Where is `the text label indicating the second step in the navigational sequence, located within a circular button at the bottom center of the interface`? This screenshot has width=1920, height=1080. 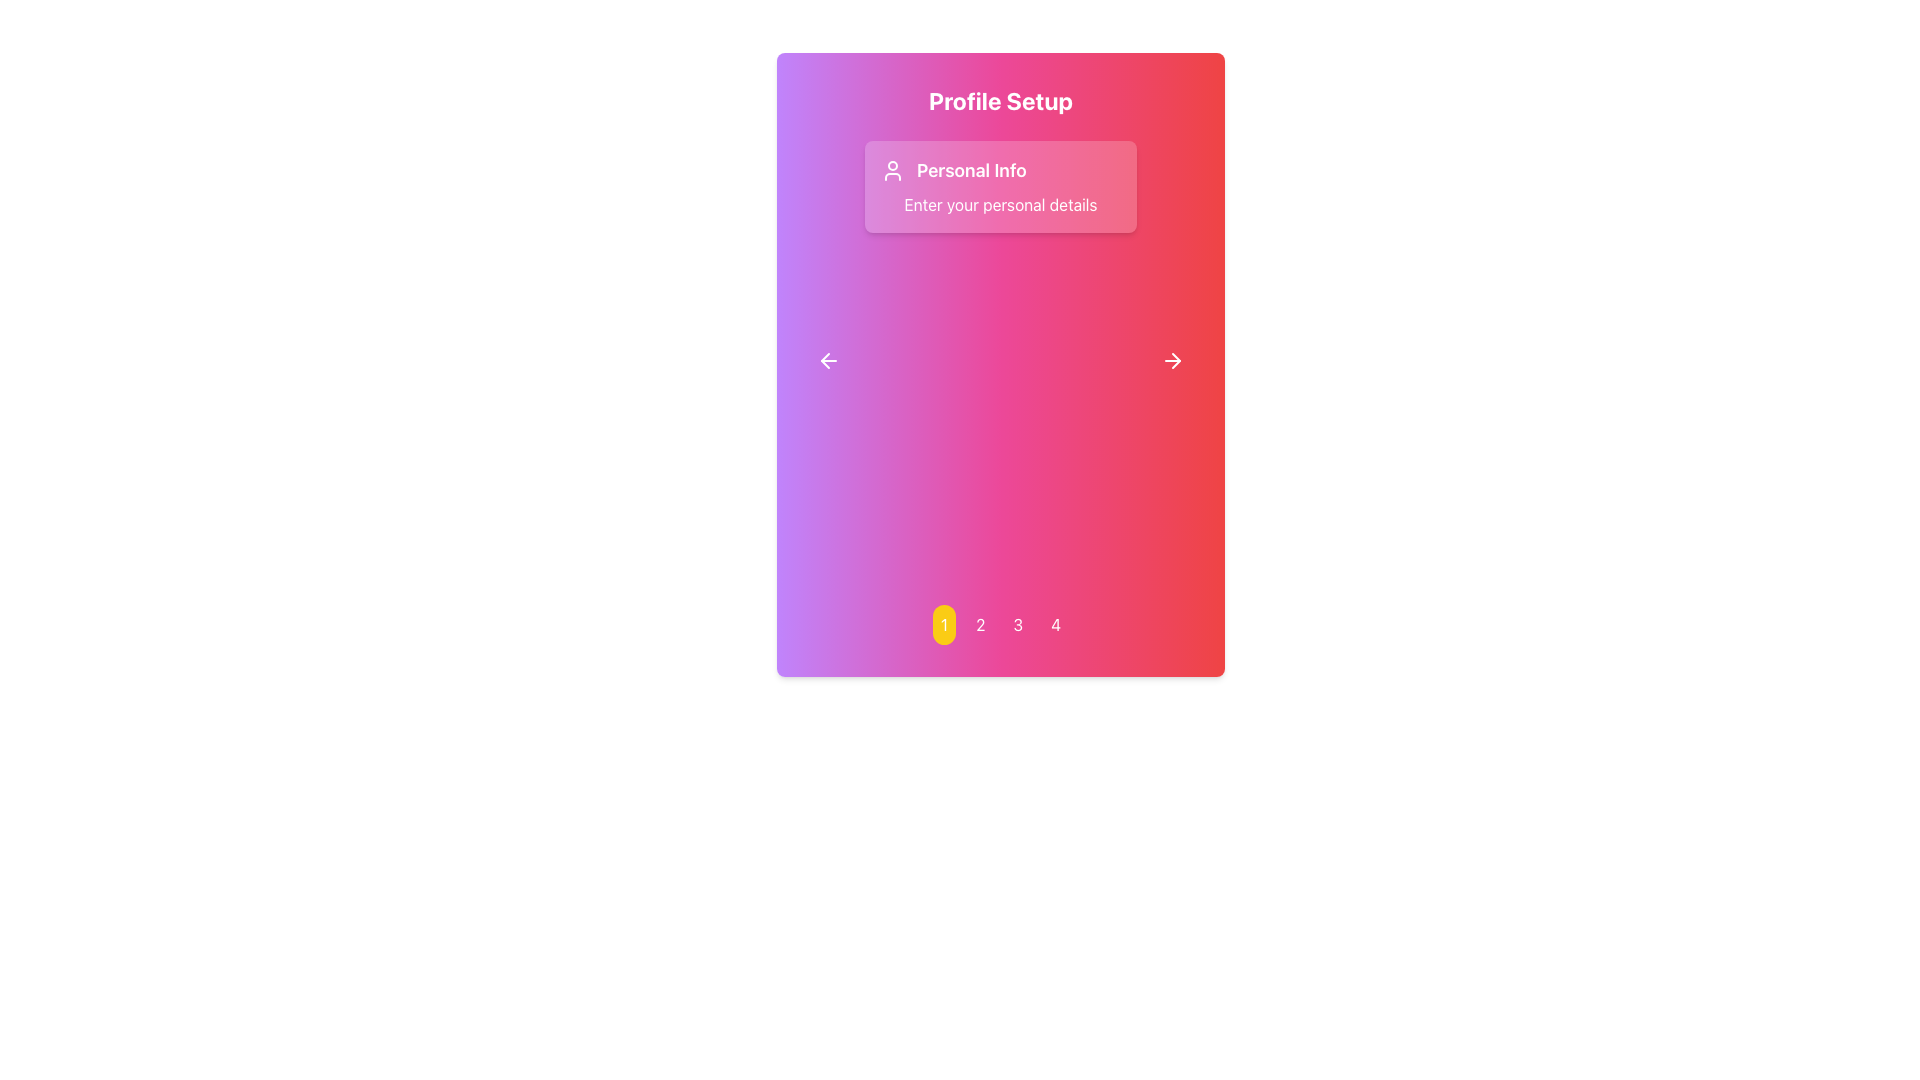 the text label indicating the second step in the navigational sequence, located within a circular button at the bottom center of the interface is located at coordinates (980, 623).